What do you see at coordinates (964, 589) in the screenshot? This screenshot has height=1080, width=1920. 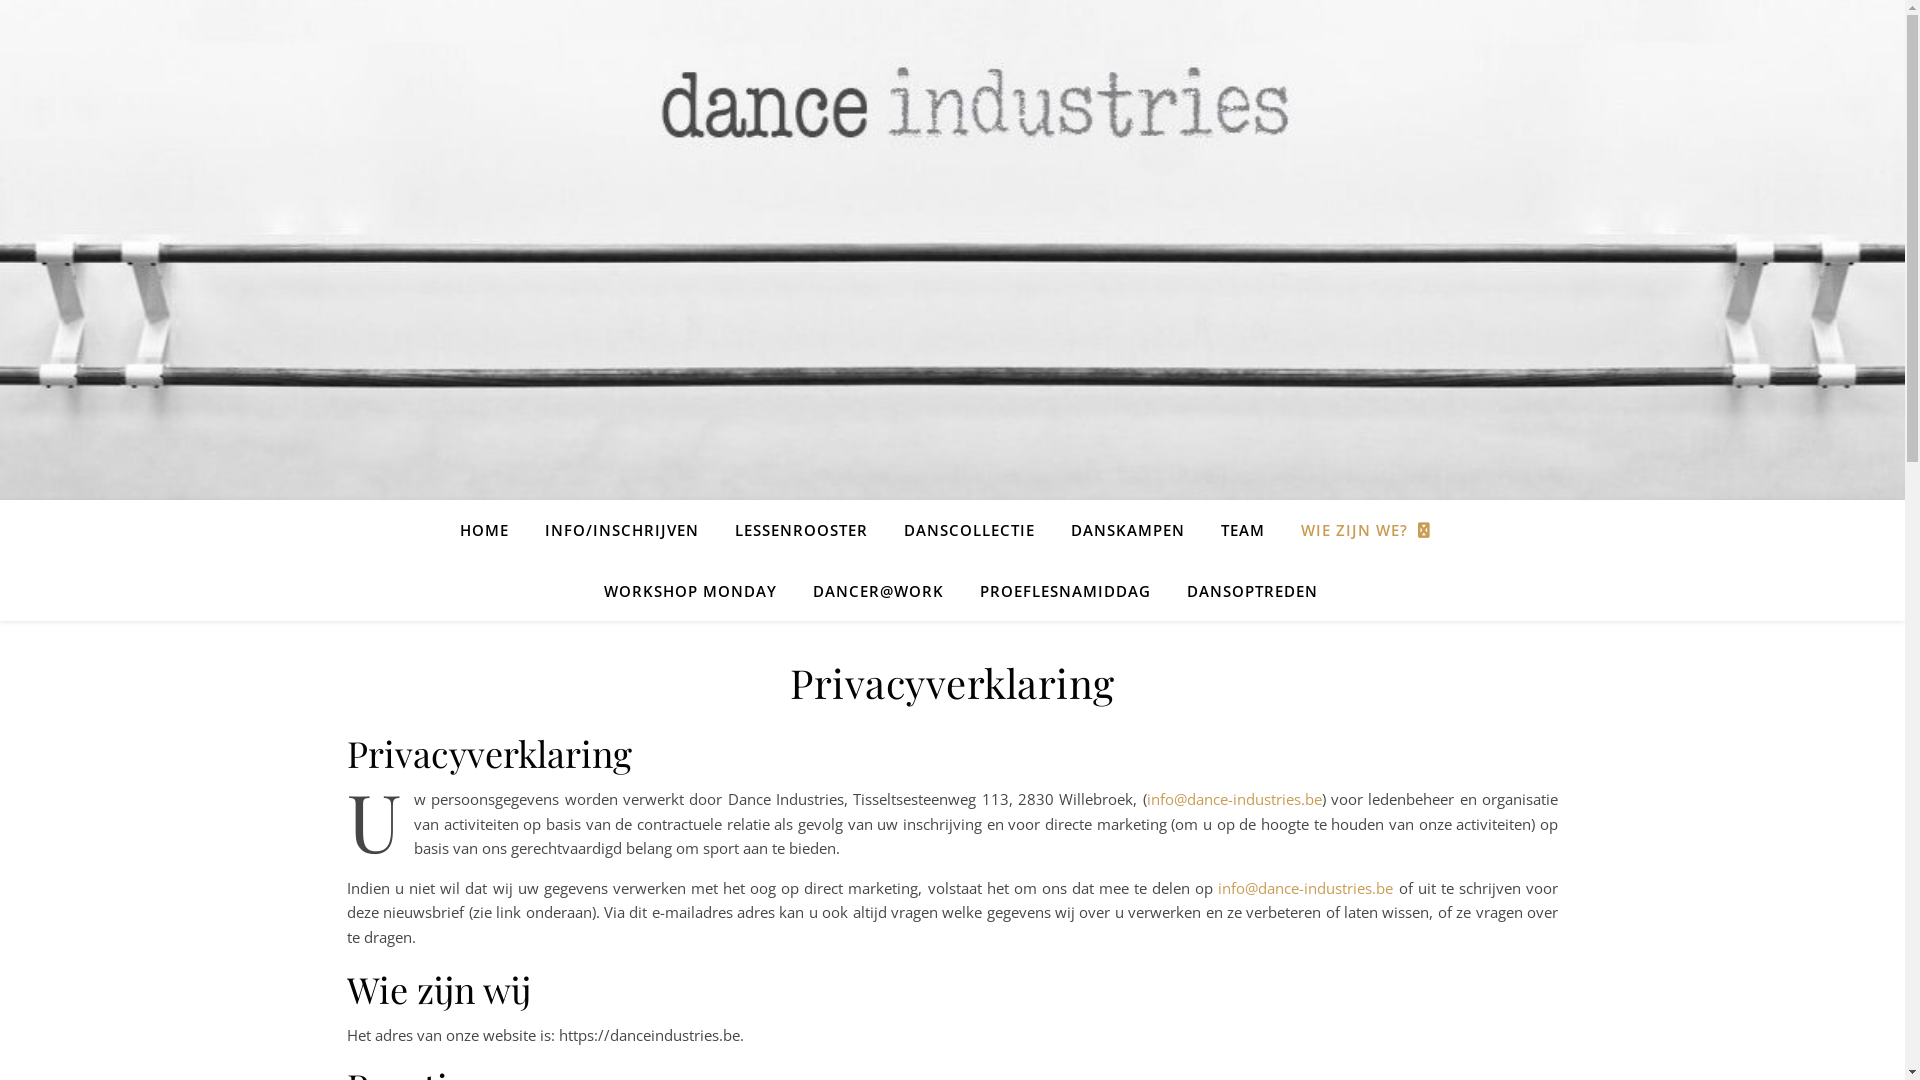 I see `'PROEFLESNAMIDDAG'` at bounding box center [964, 589].